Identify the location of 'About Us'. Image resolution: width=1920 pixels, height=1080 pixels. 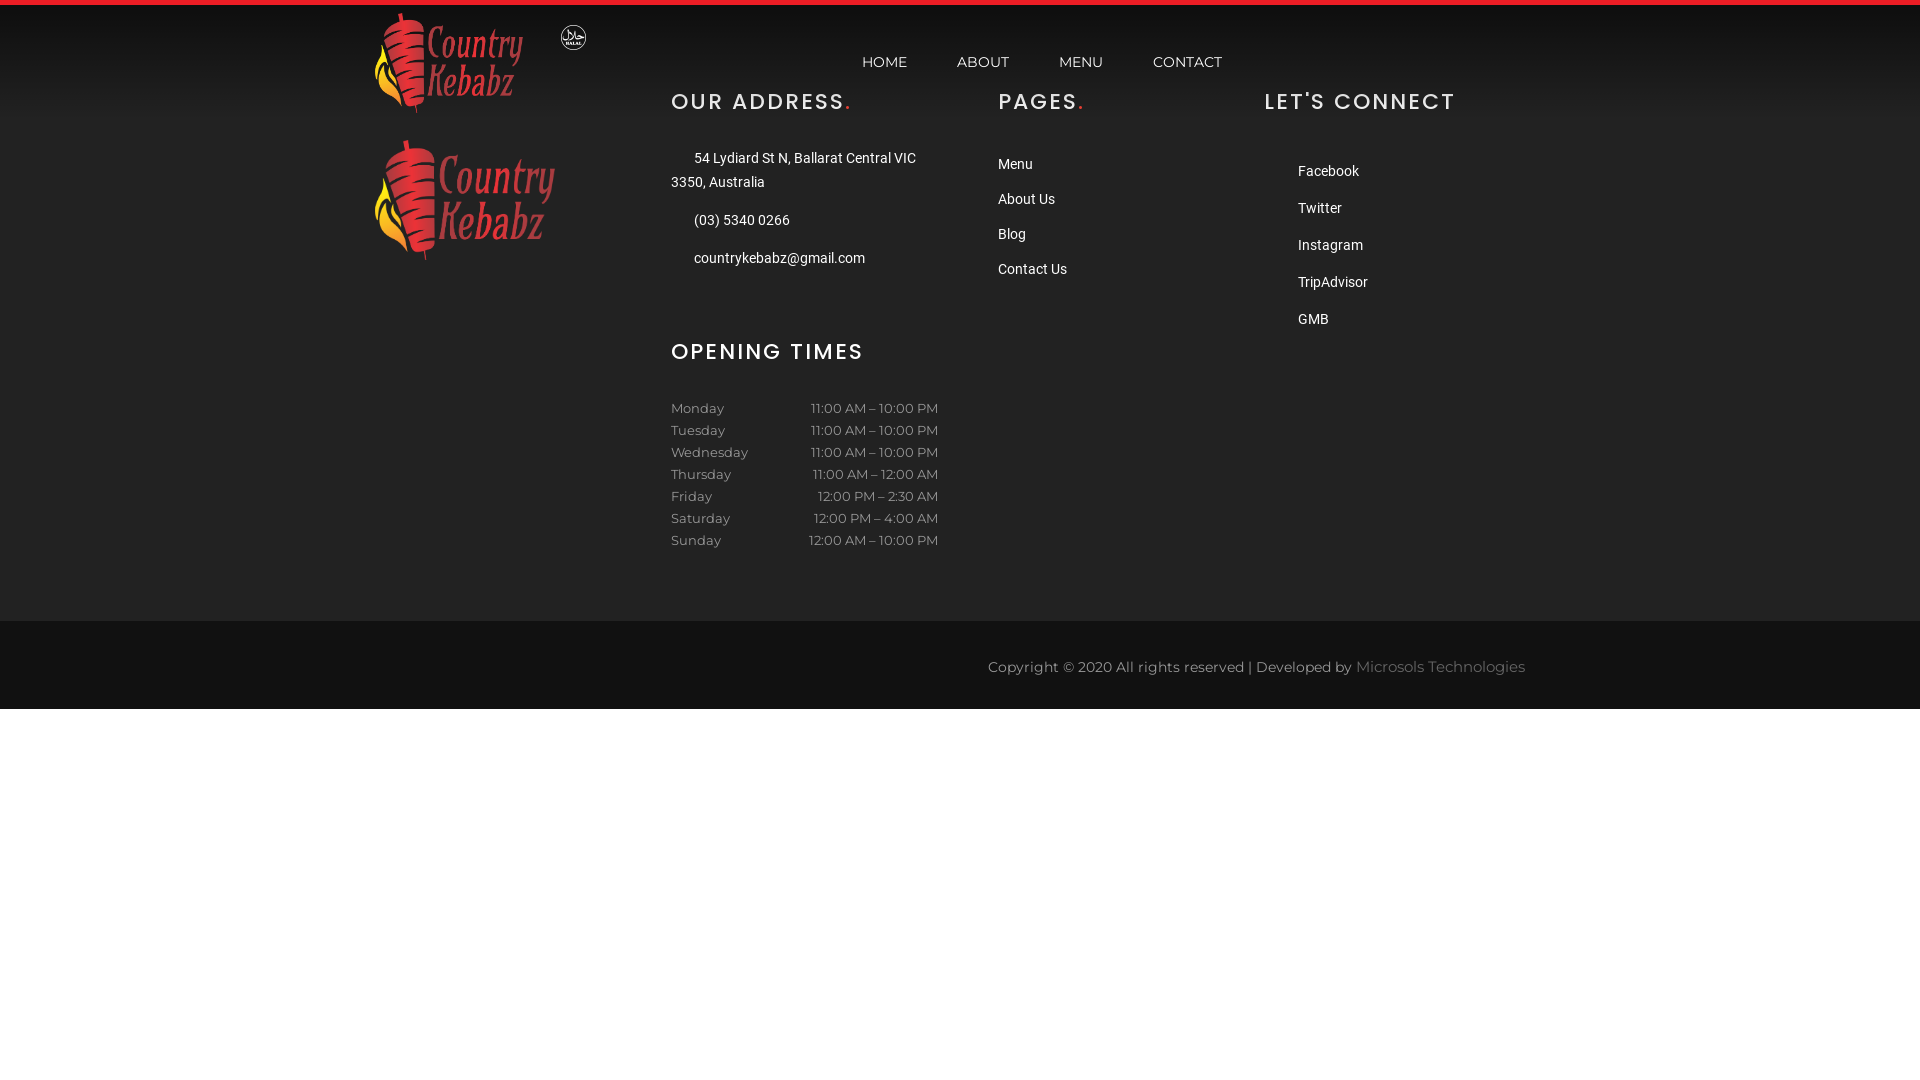
(998, 199).